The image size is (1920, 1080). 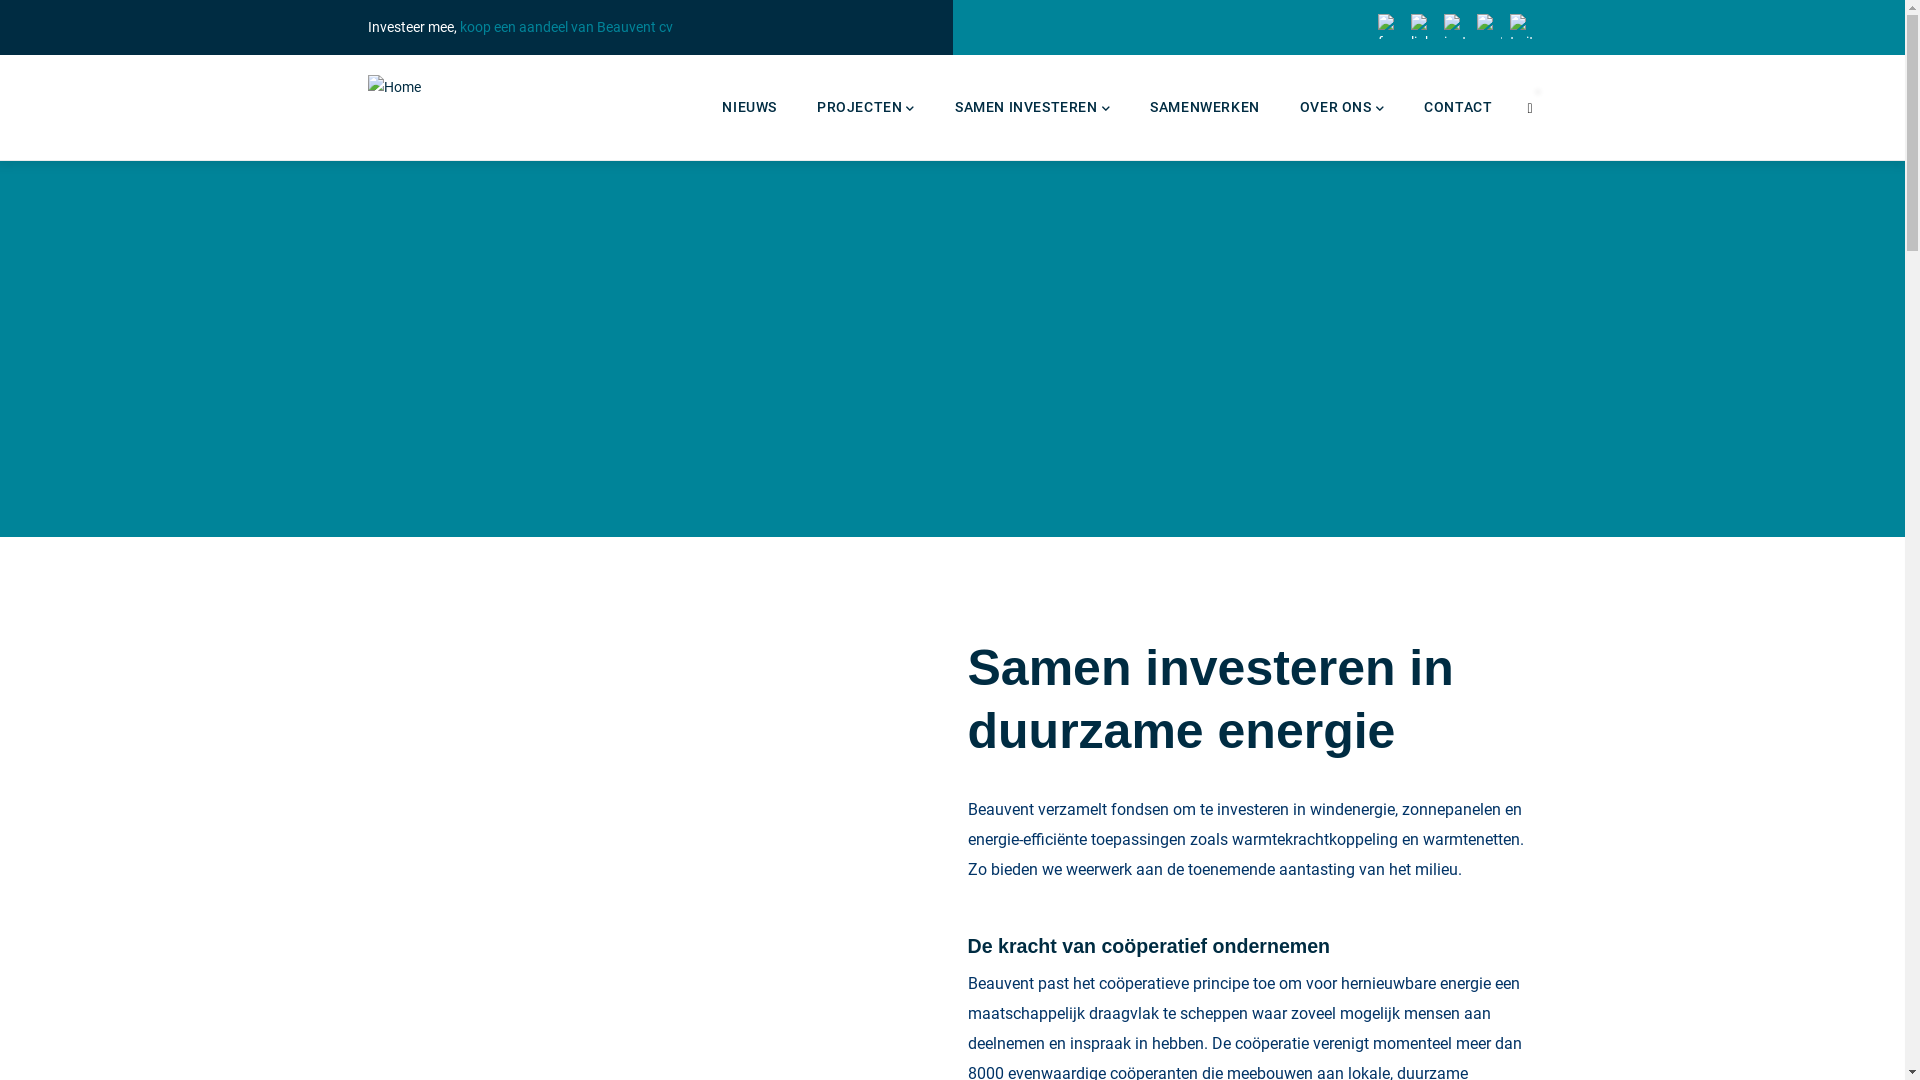 I want to click on 'CONTACT', so click(x=1458, y=107).